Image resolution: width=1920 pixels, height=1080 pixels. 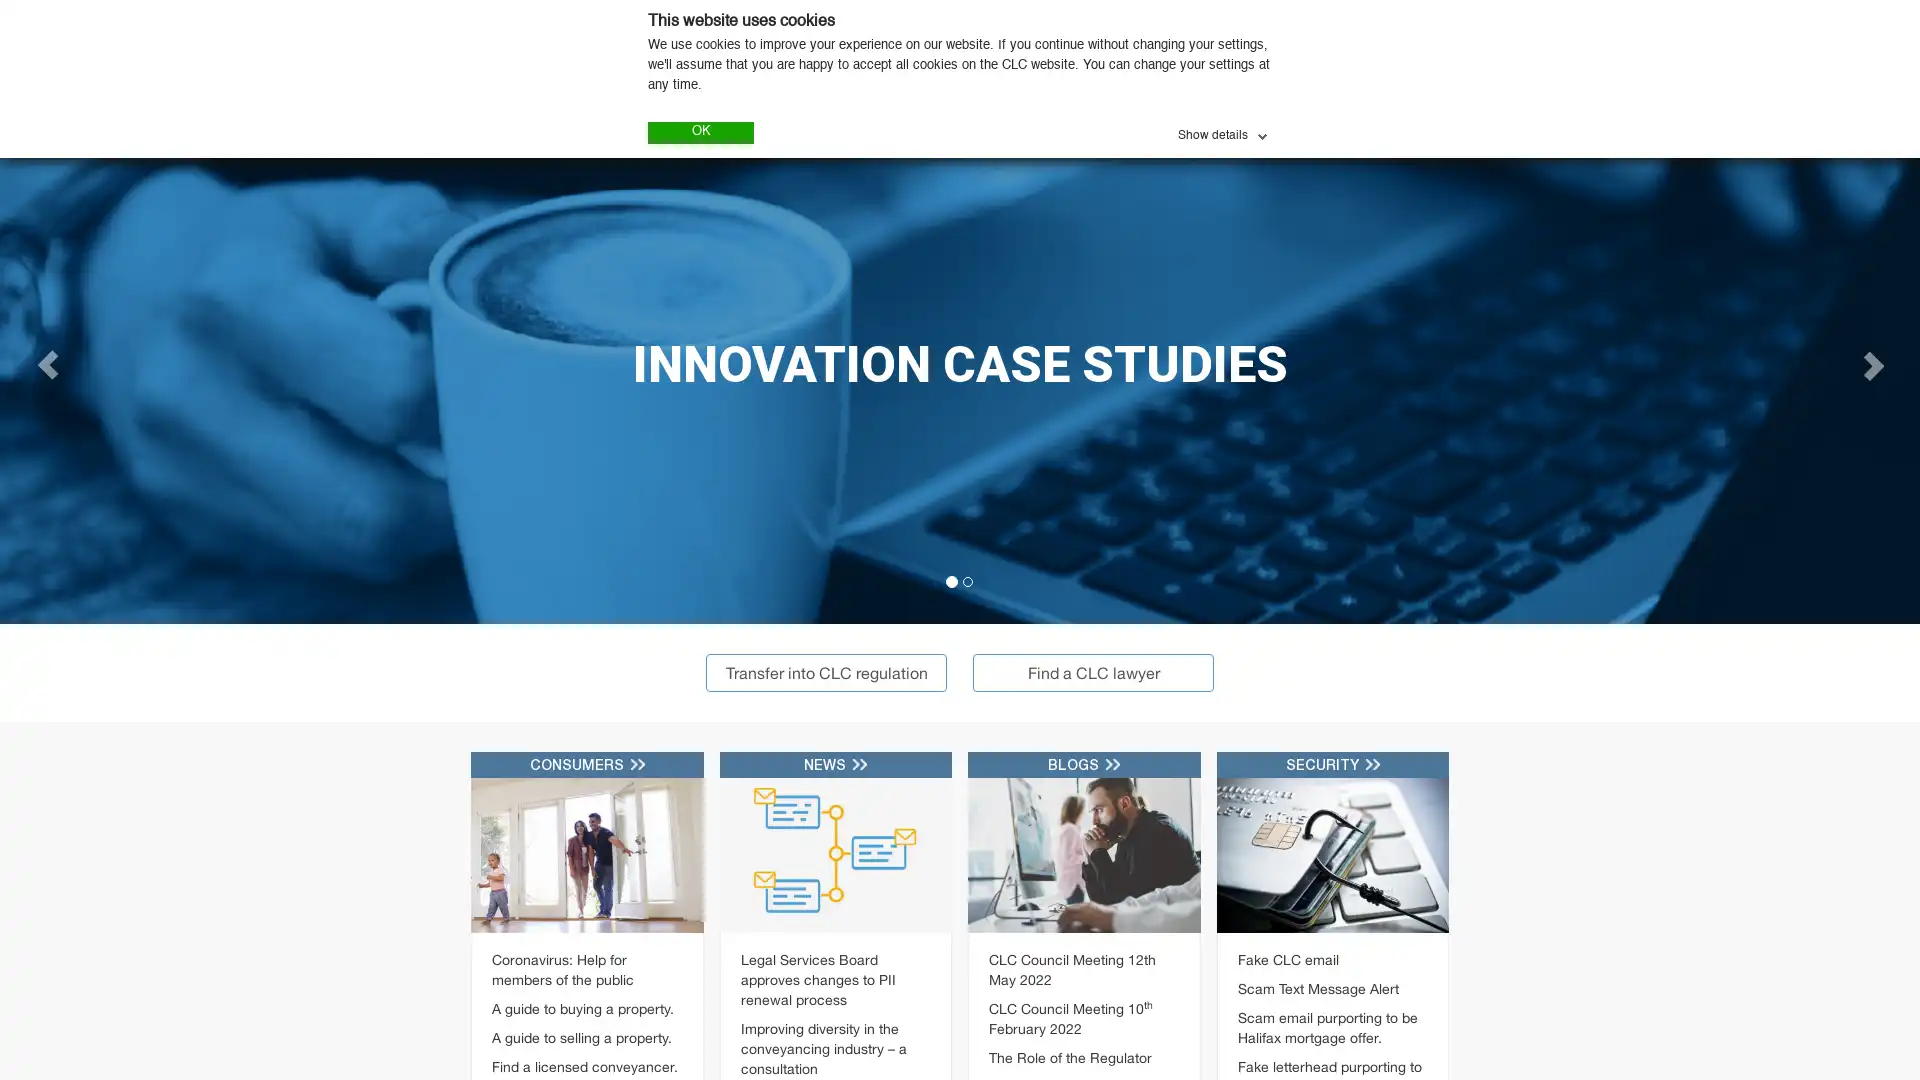 I want to click on Transfer into CLC regulation, so click(x=826, y=671).